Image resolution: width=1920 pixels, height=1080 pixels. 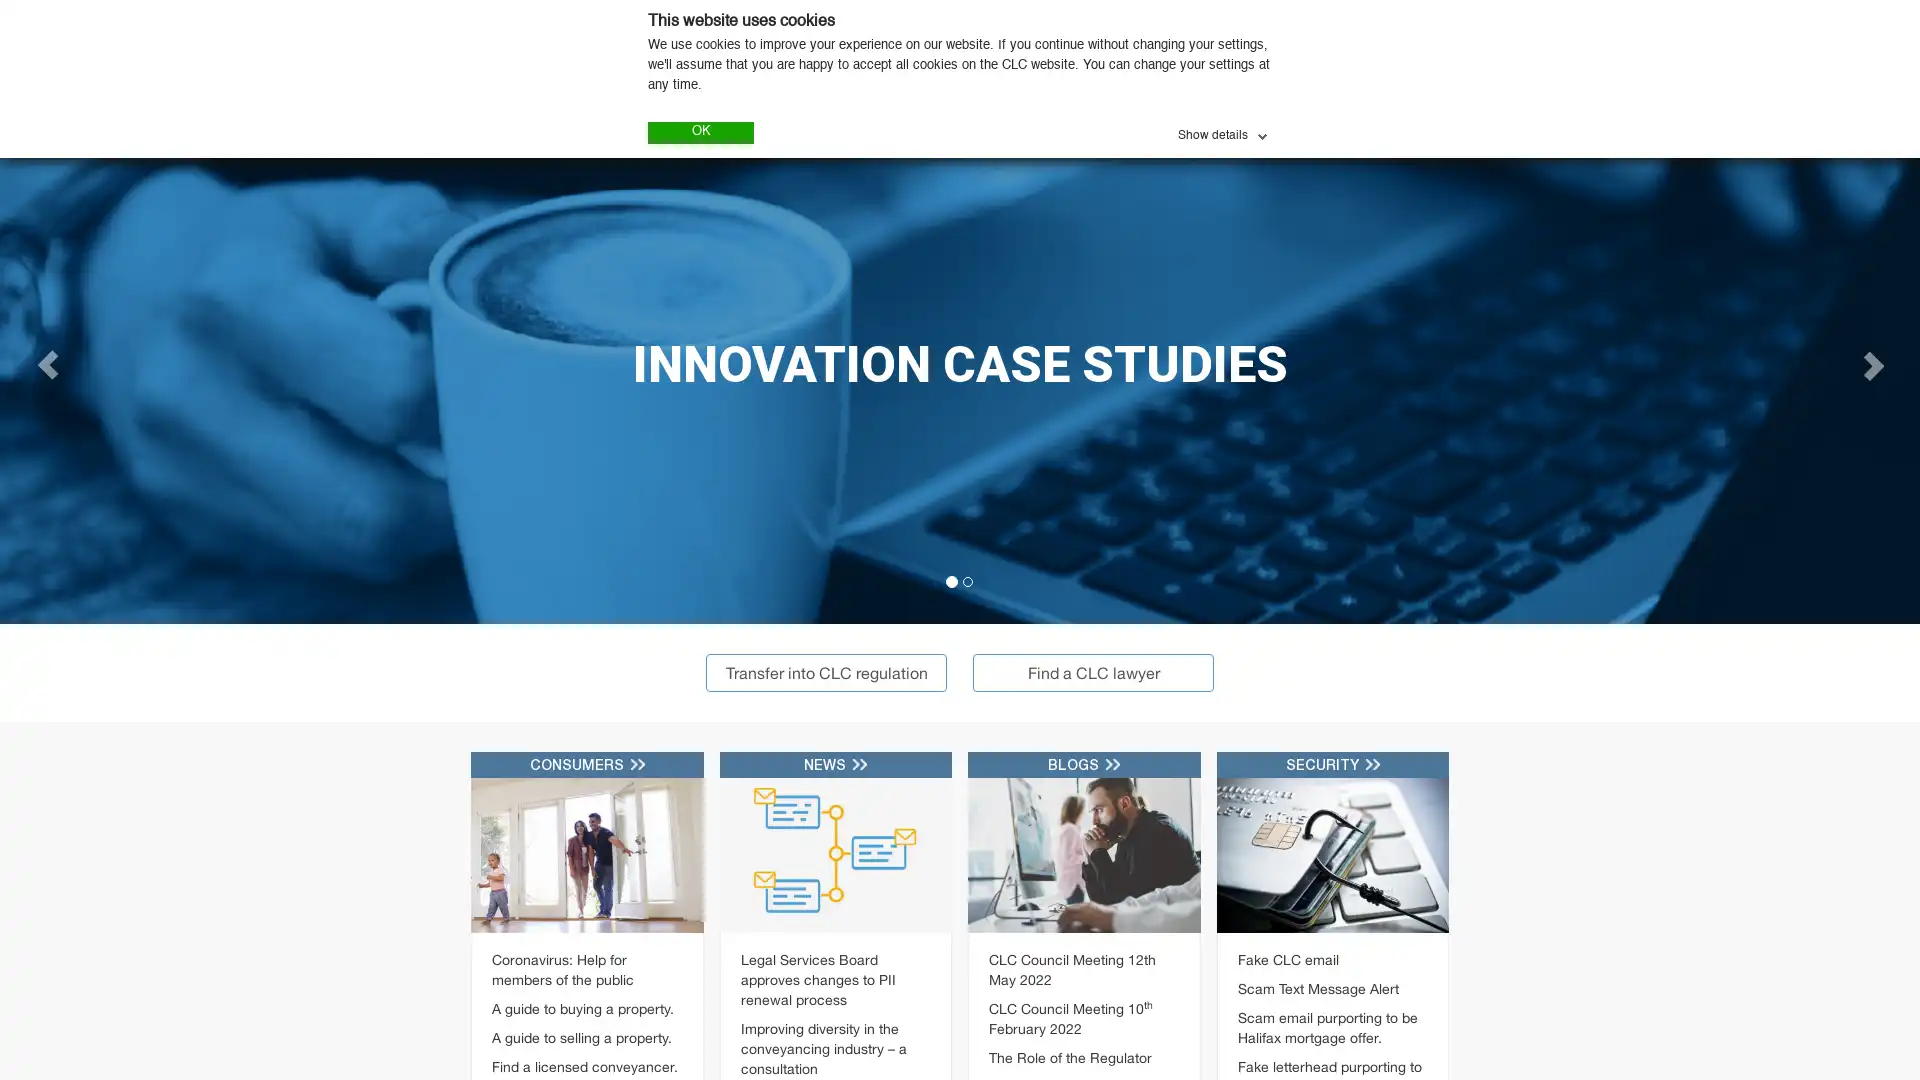 I want to click on Transfer into CLC regulation, so click(x=826, y=671).